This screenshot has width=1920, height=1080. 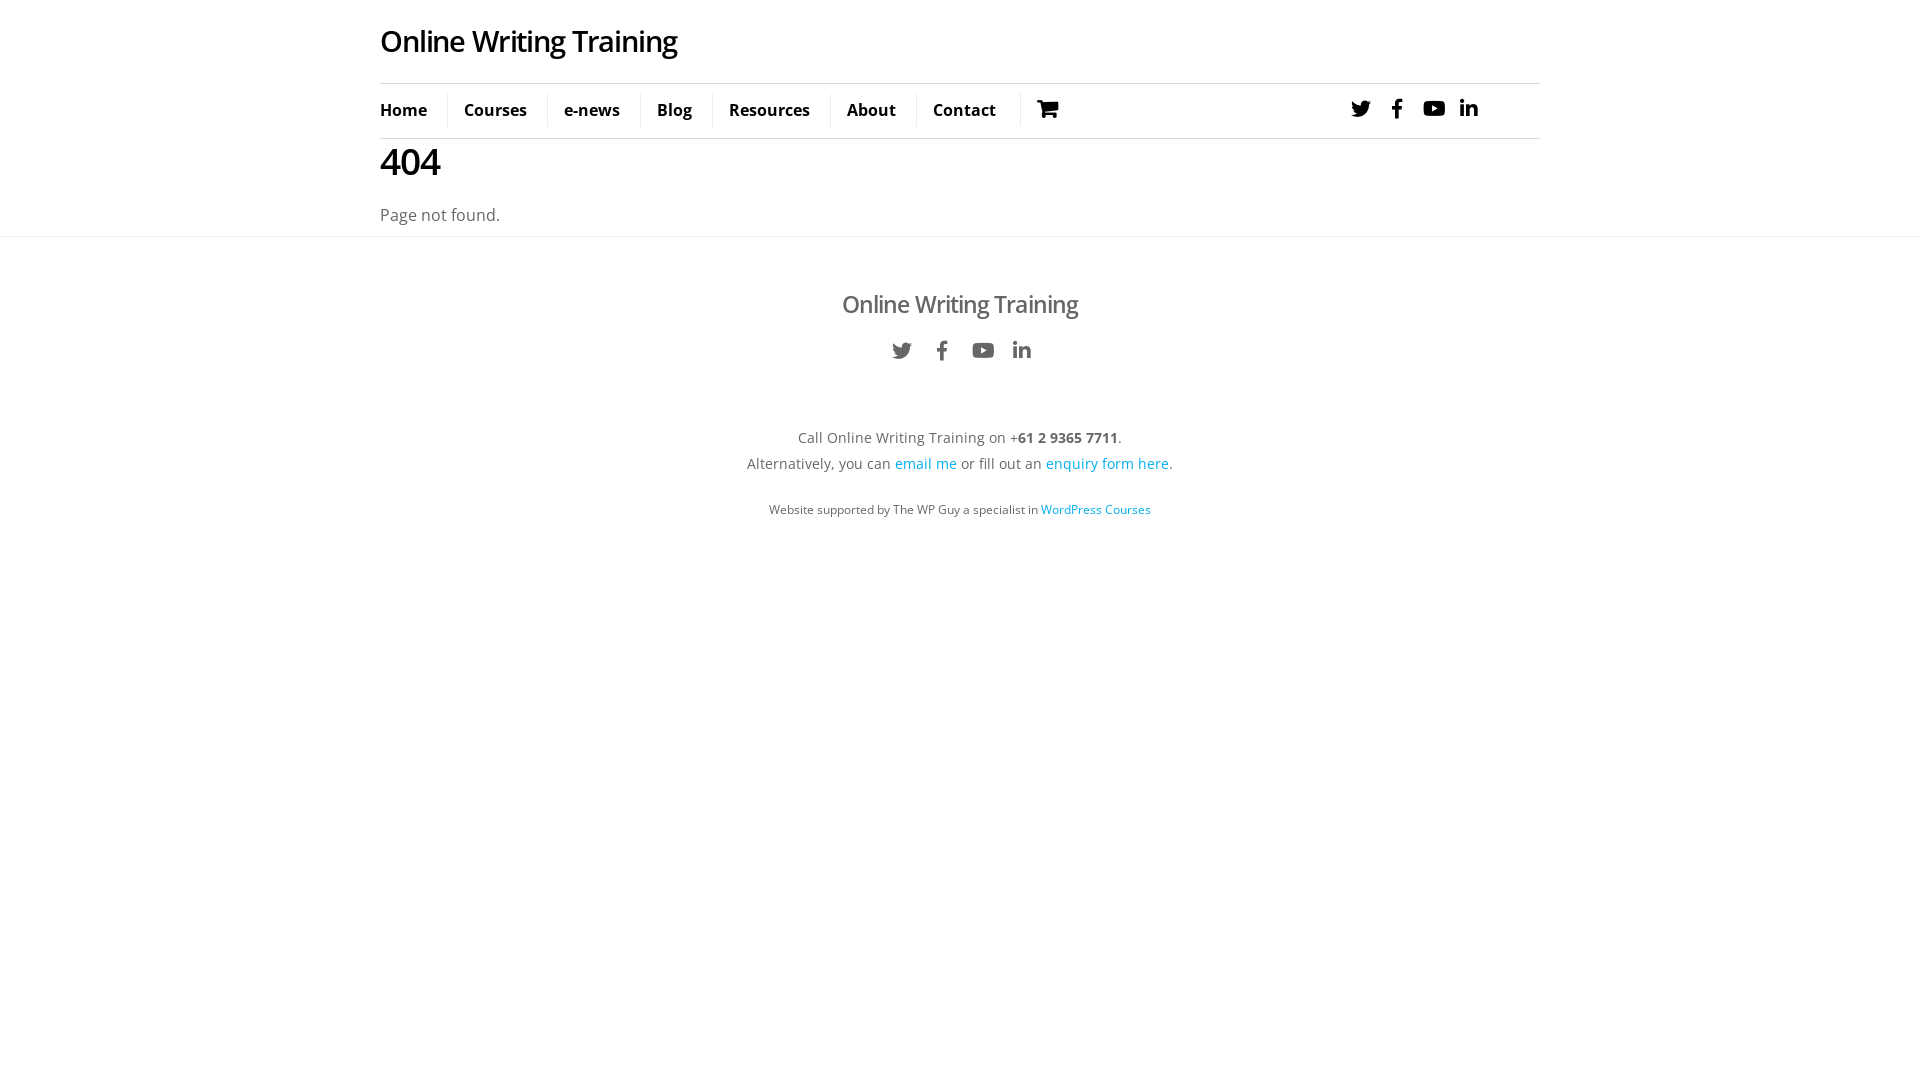 What do you see at coordinates (410, 111) in the screenshot?
I see `'Home'` at bounding box center [410, 111].